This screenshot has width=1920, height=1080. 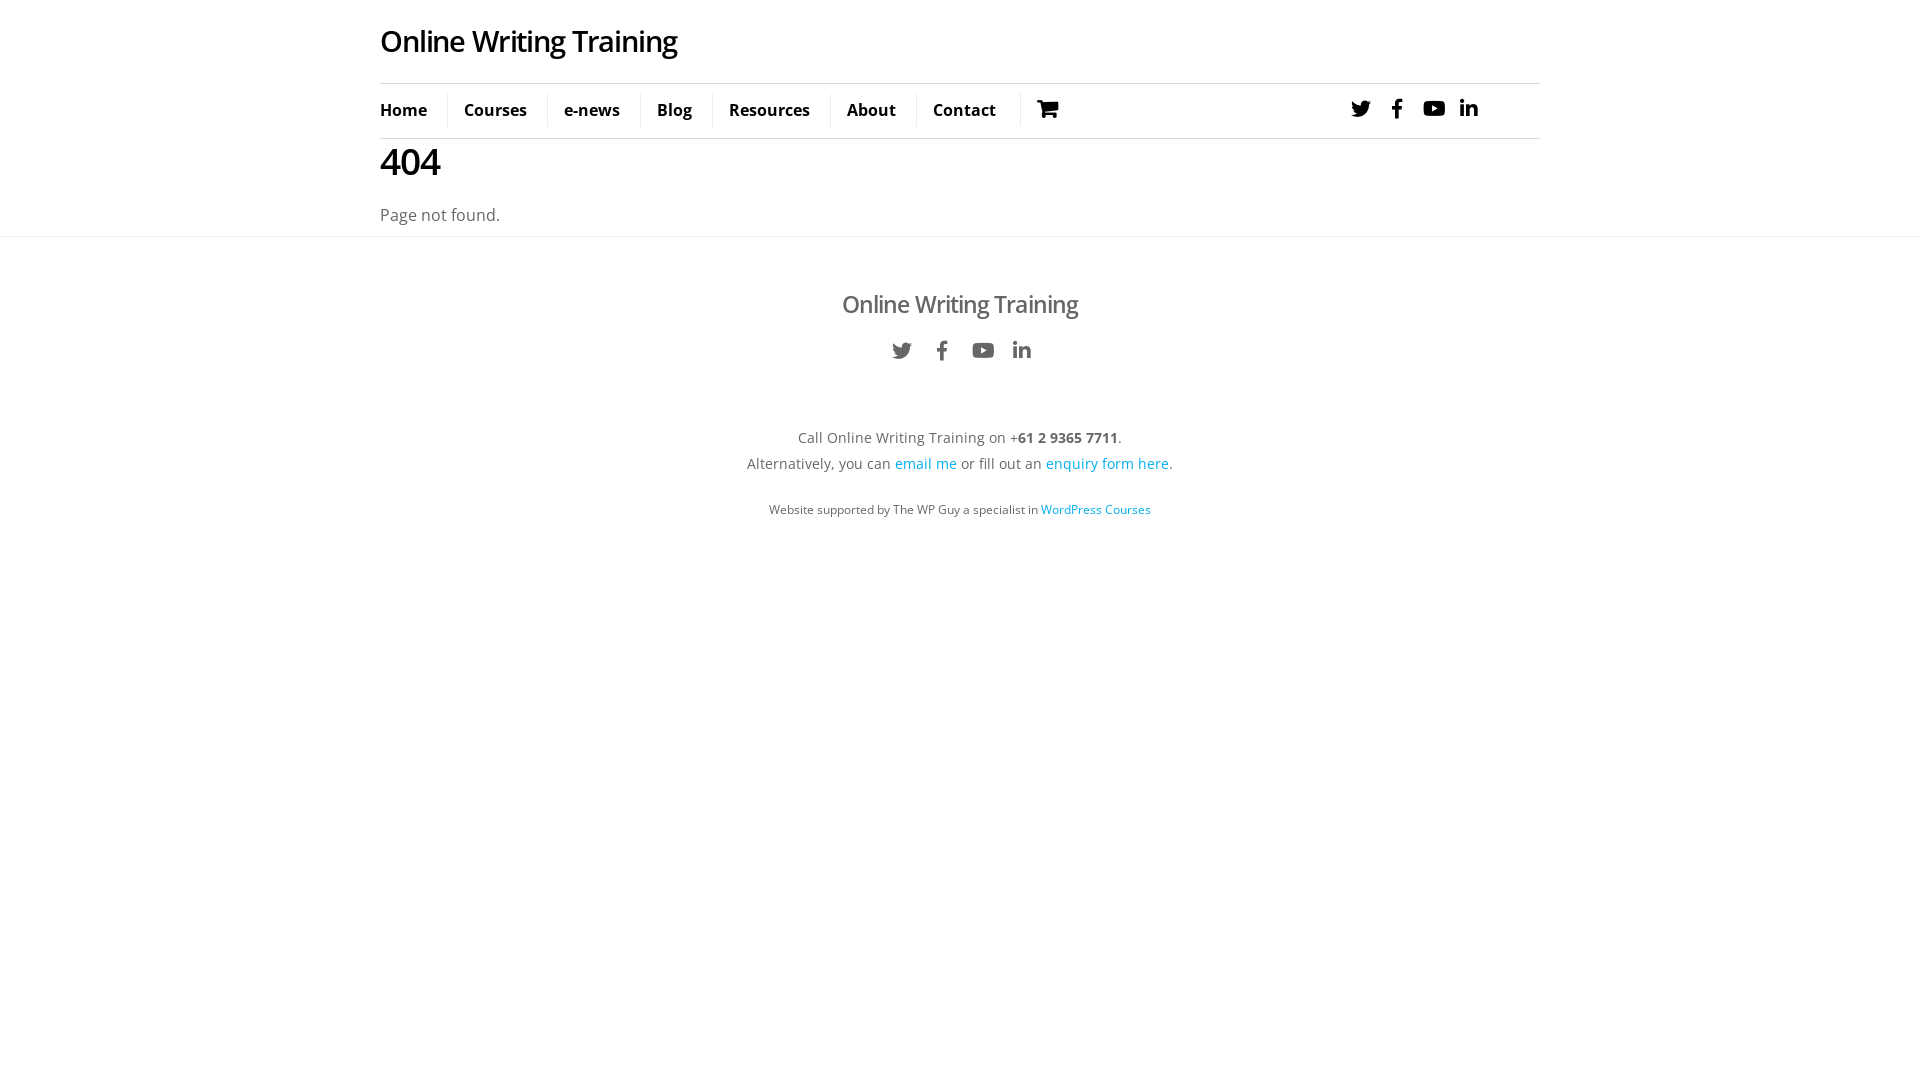 What do you see at coordinates (410, 111) in the screenshot?
I see `'Home'` at bounding box center [410, 111].